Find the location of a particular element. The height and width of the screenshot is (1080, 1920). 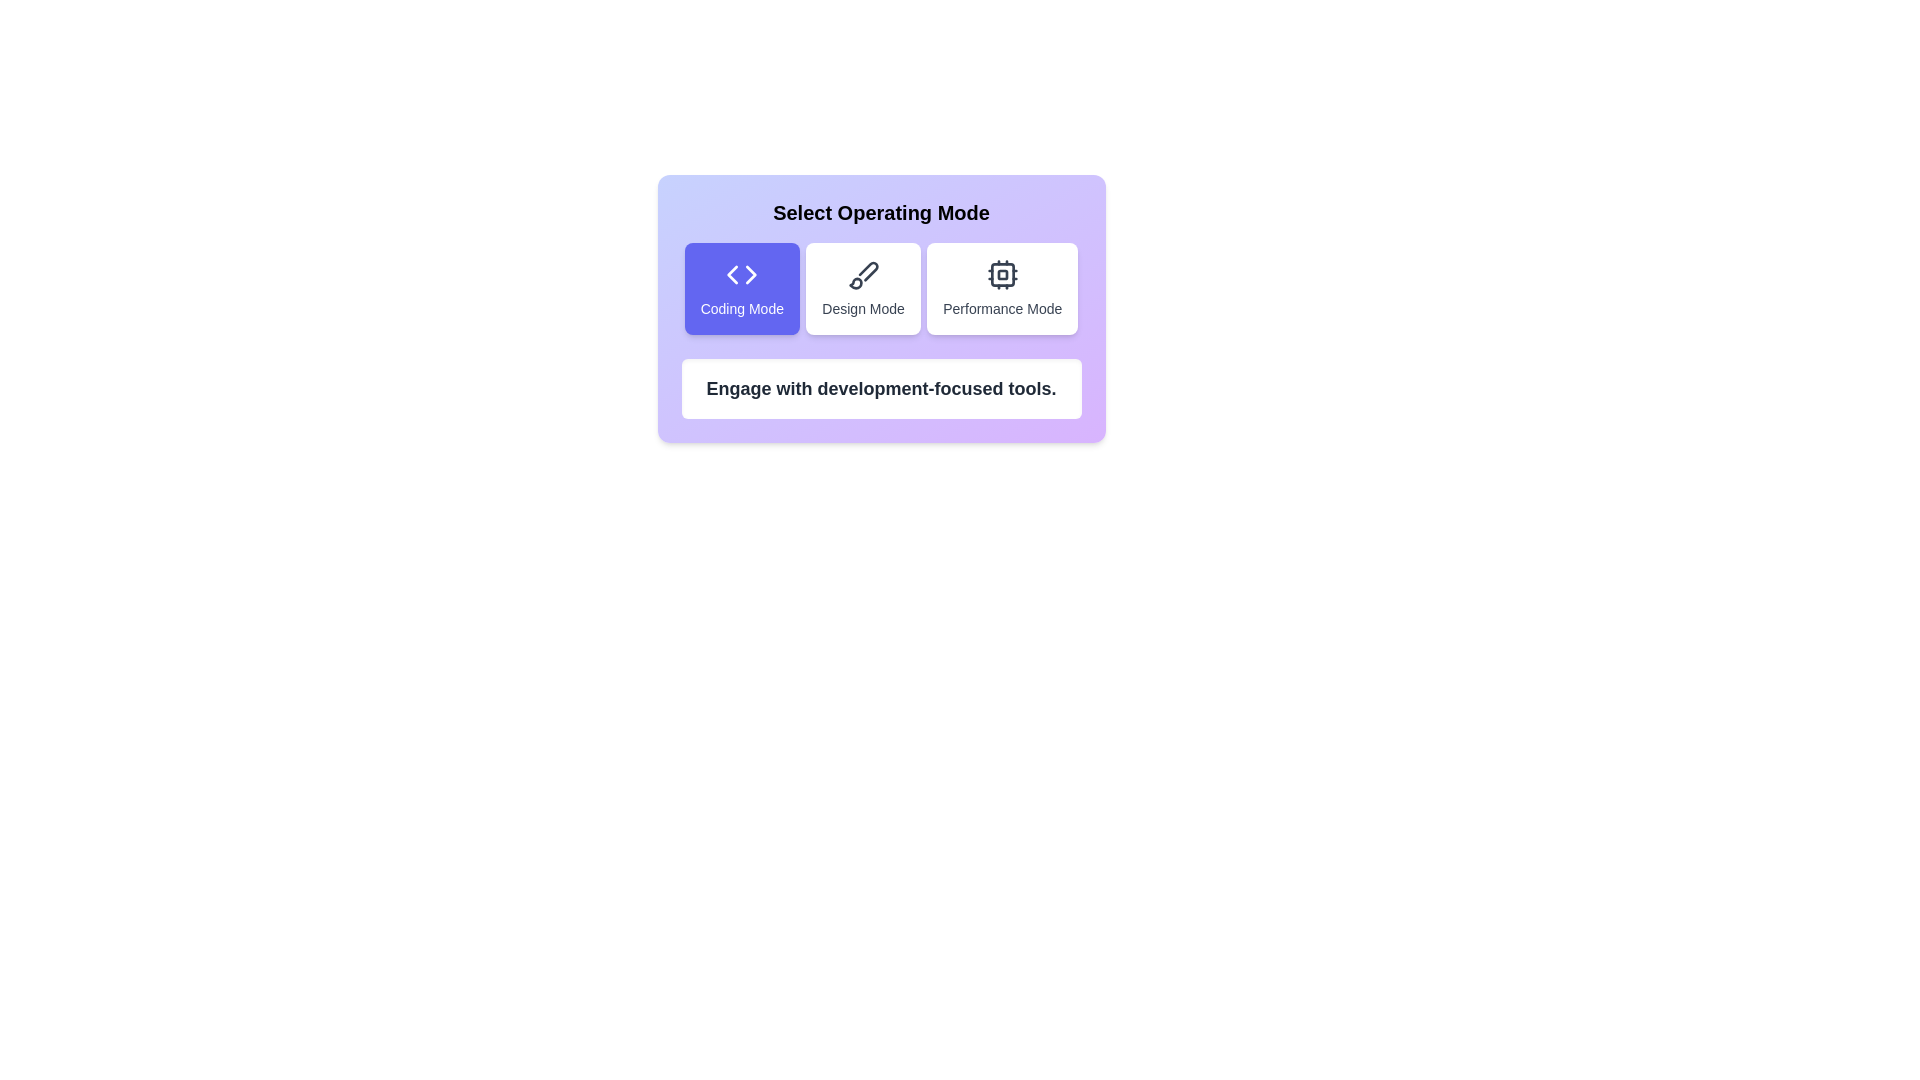

the button corresponding to Coding Mode to view its description is located at coordinates (741, 289).